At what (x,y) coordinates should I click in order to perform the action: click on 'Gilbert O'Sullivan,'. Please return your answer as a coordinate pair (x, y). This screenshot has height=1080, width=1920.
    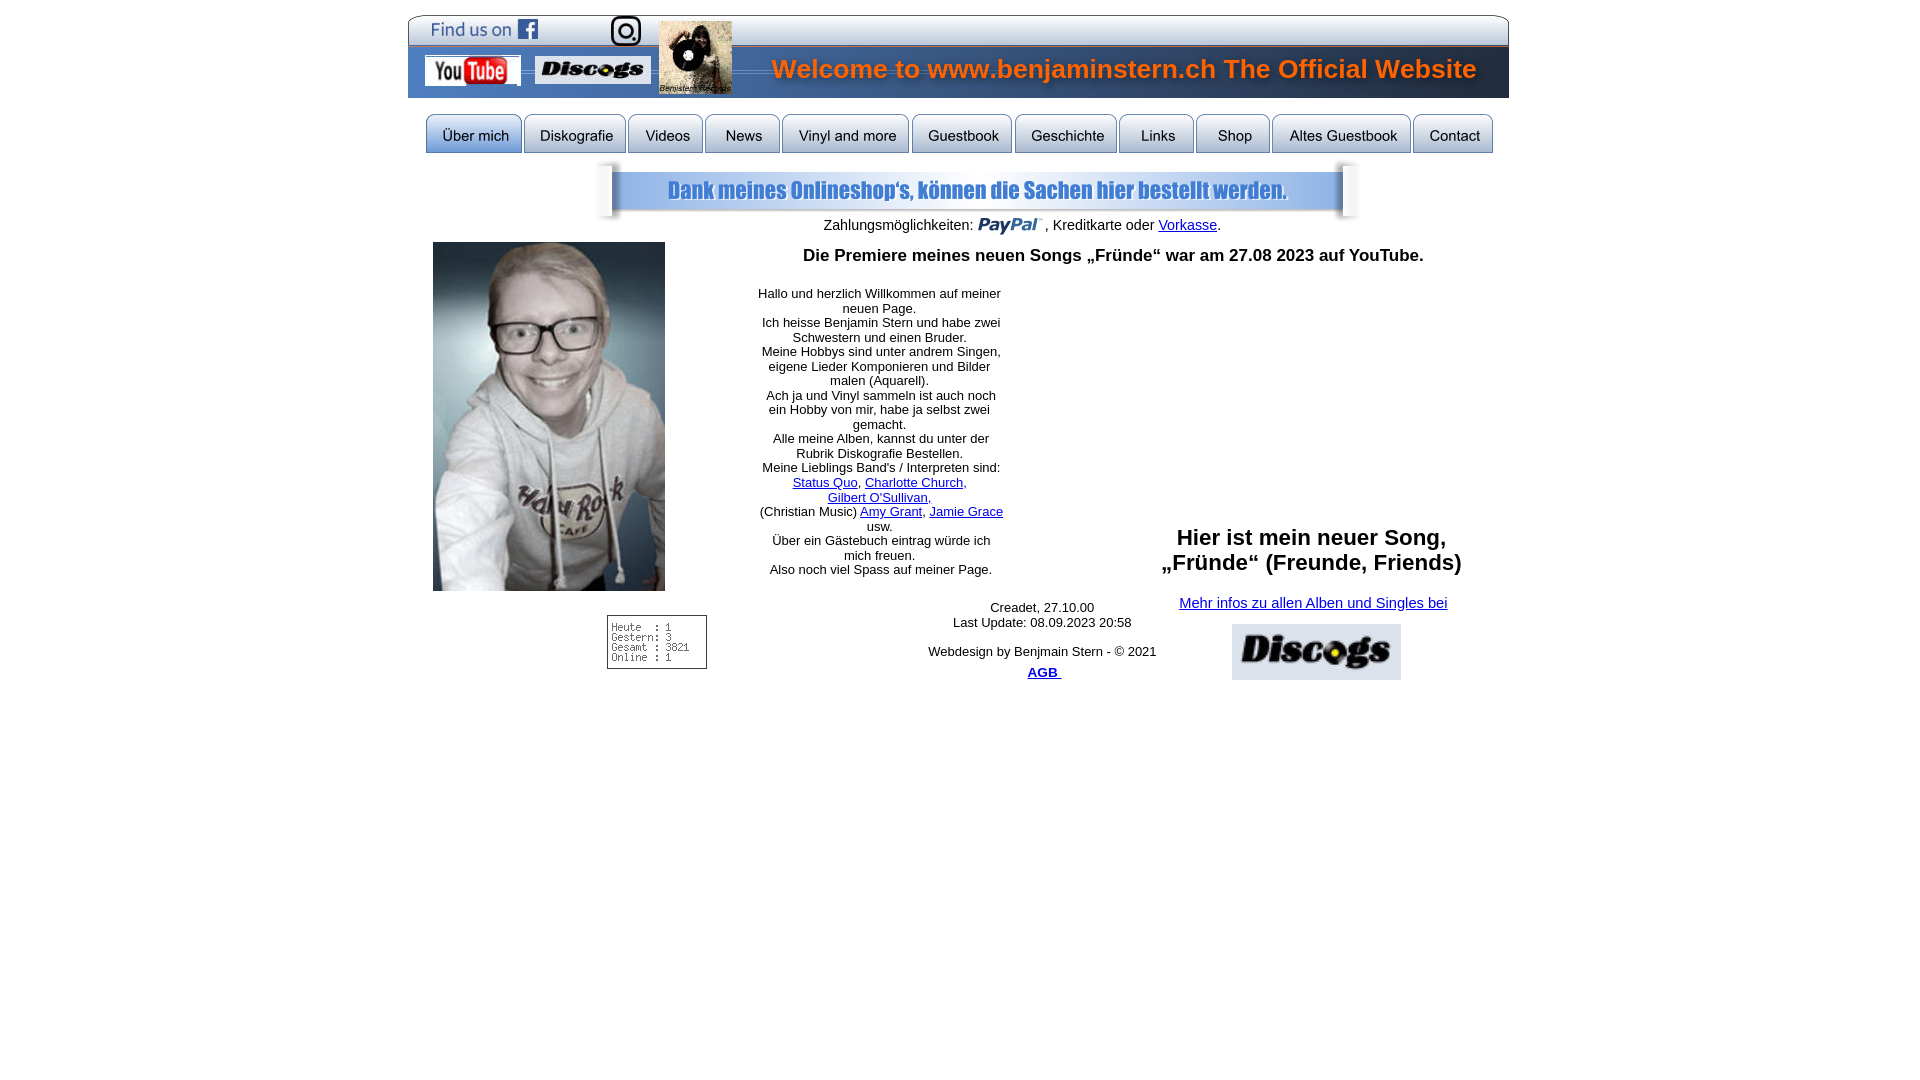
    Looking at the image, I should click on (879, 496).